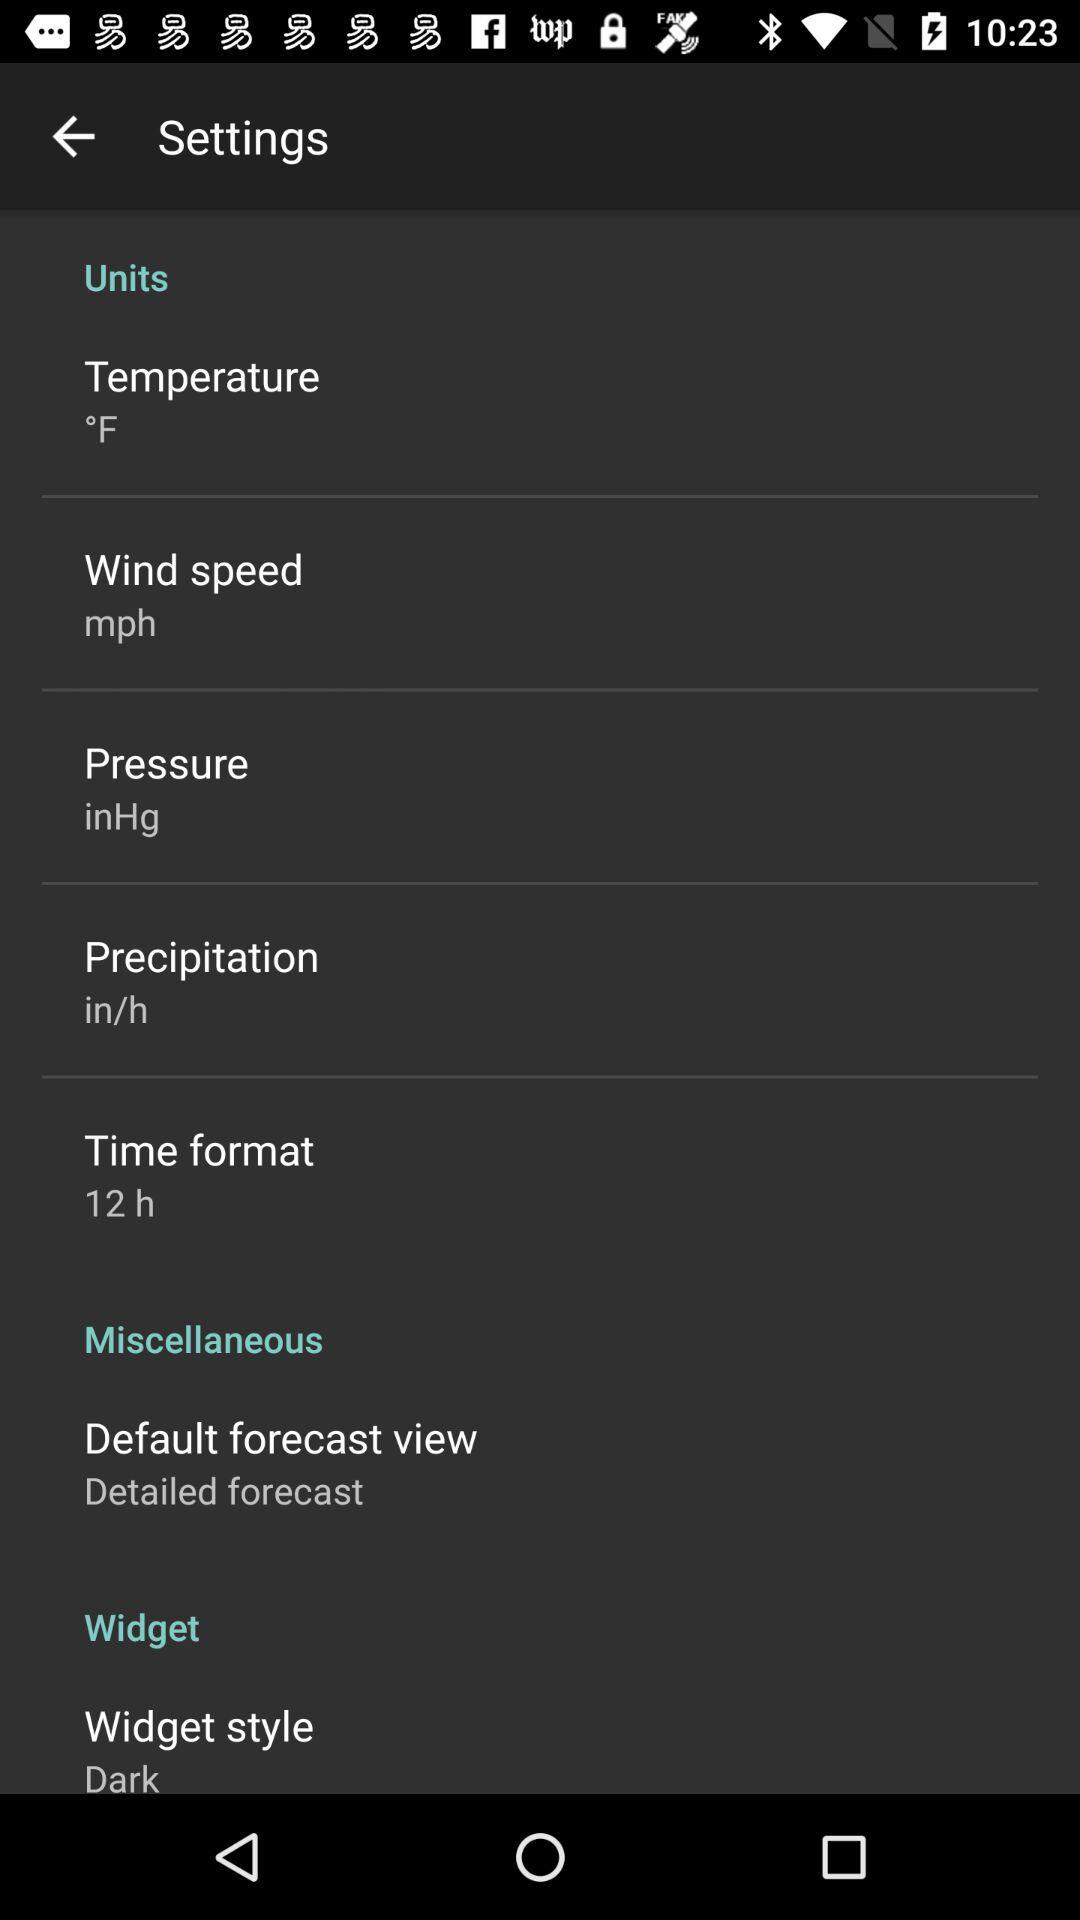 The image size is (1080, 1920). I want to click on item below in/h, so click(199, 1148).